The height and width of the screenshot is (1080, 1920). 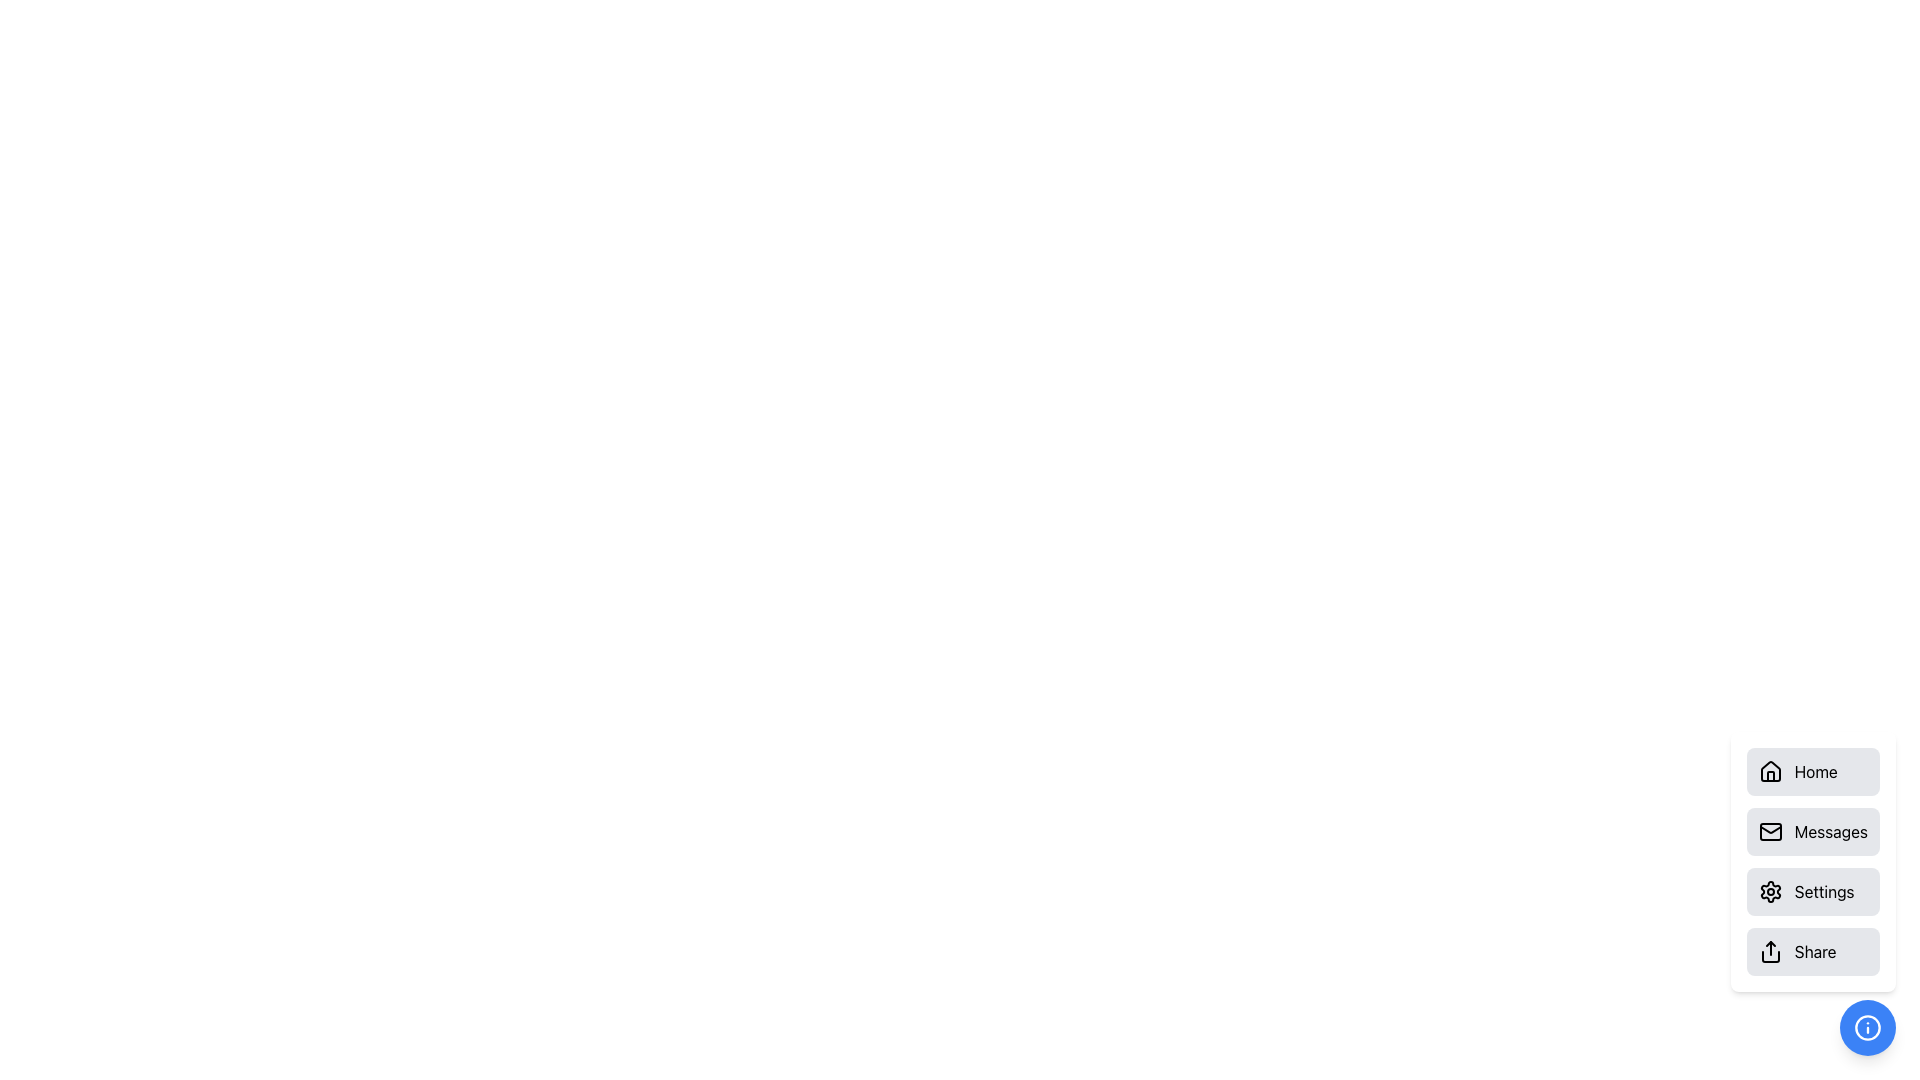 What do you see at coordinates (1770, 770) in the screenshot?
I see `the roof outline of the house icon that is part of the 'Home' button located in the side menu` at bounding box center [1770, 770].